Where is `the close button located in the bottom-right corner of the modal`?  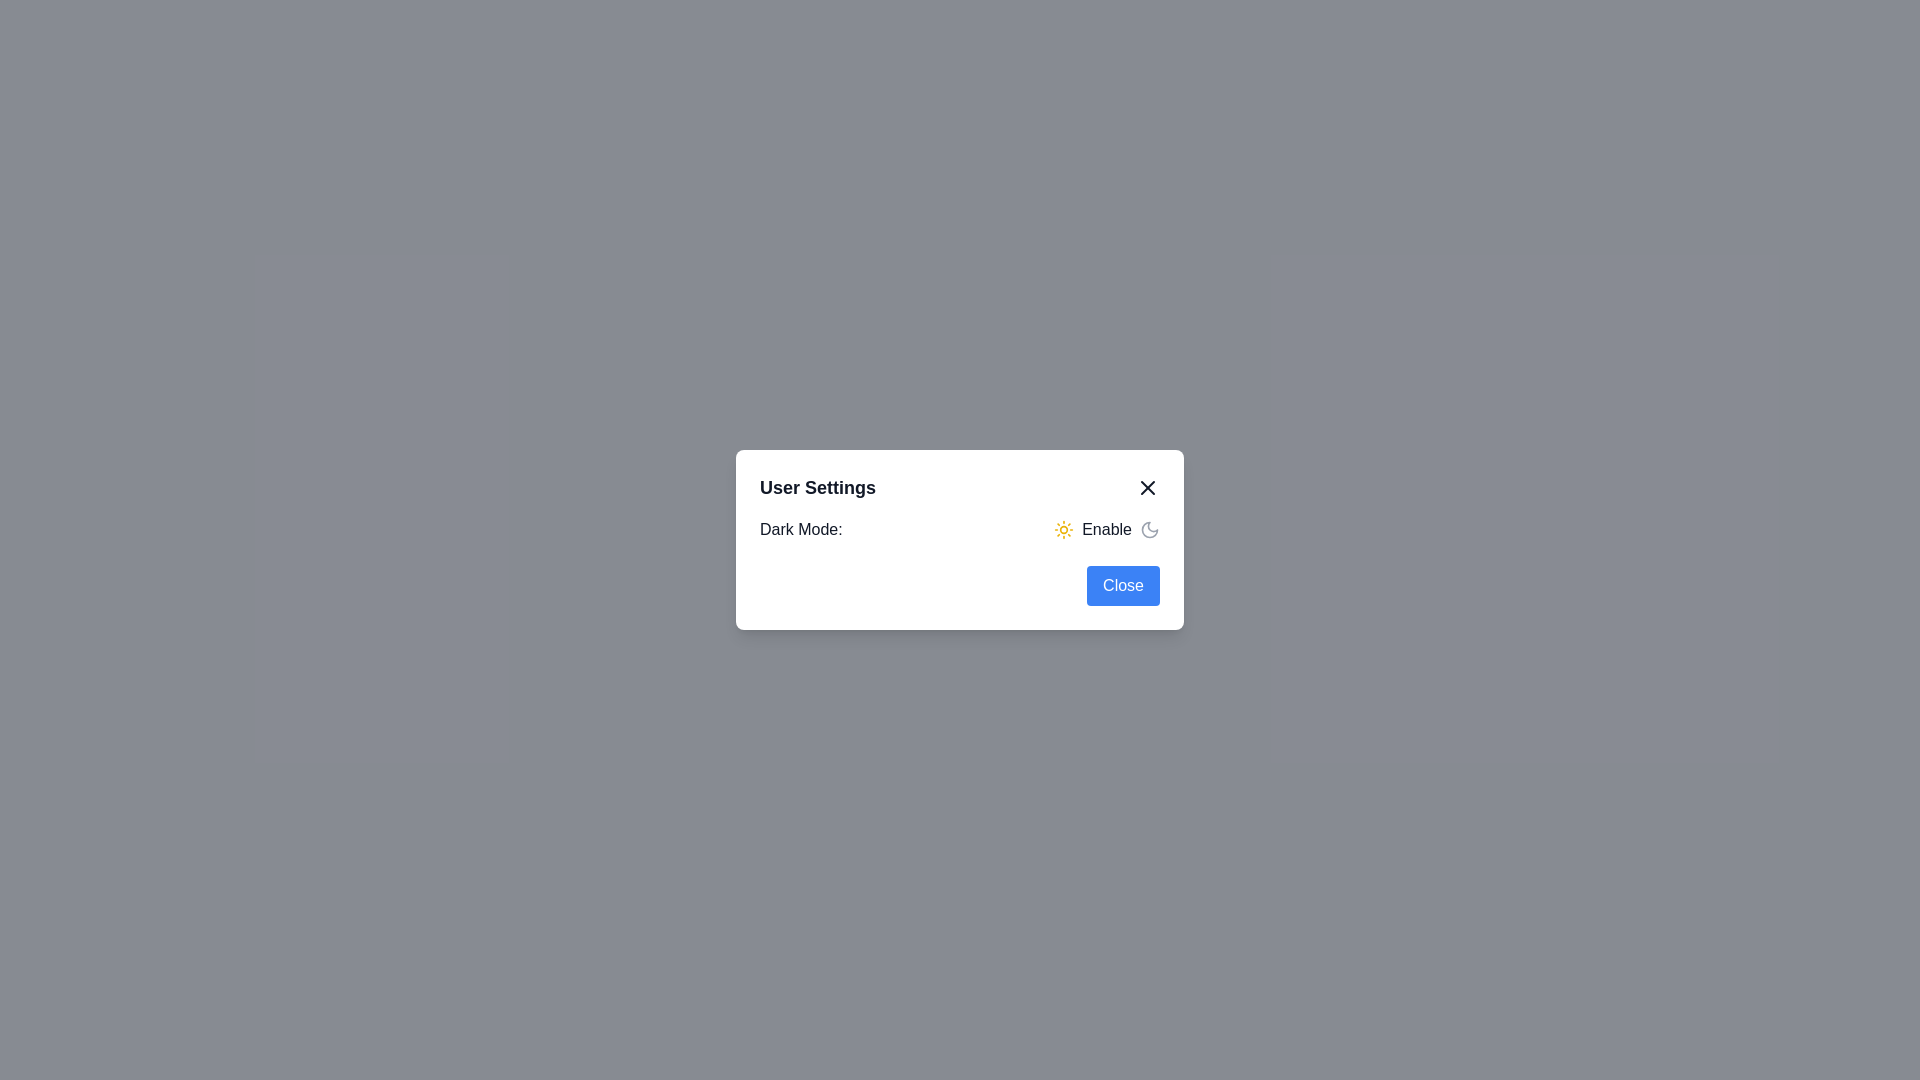 the close button located in the bottom-right corner of the modal is located at coordinates (1123, 585).